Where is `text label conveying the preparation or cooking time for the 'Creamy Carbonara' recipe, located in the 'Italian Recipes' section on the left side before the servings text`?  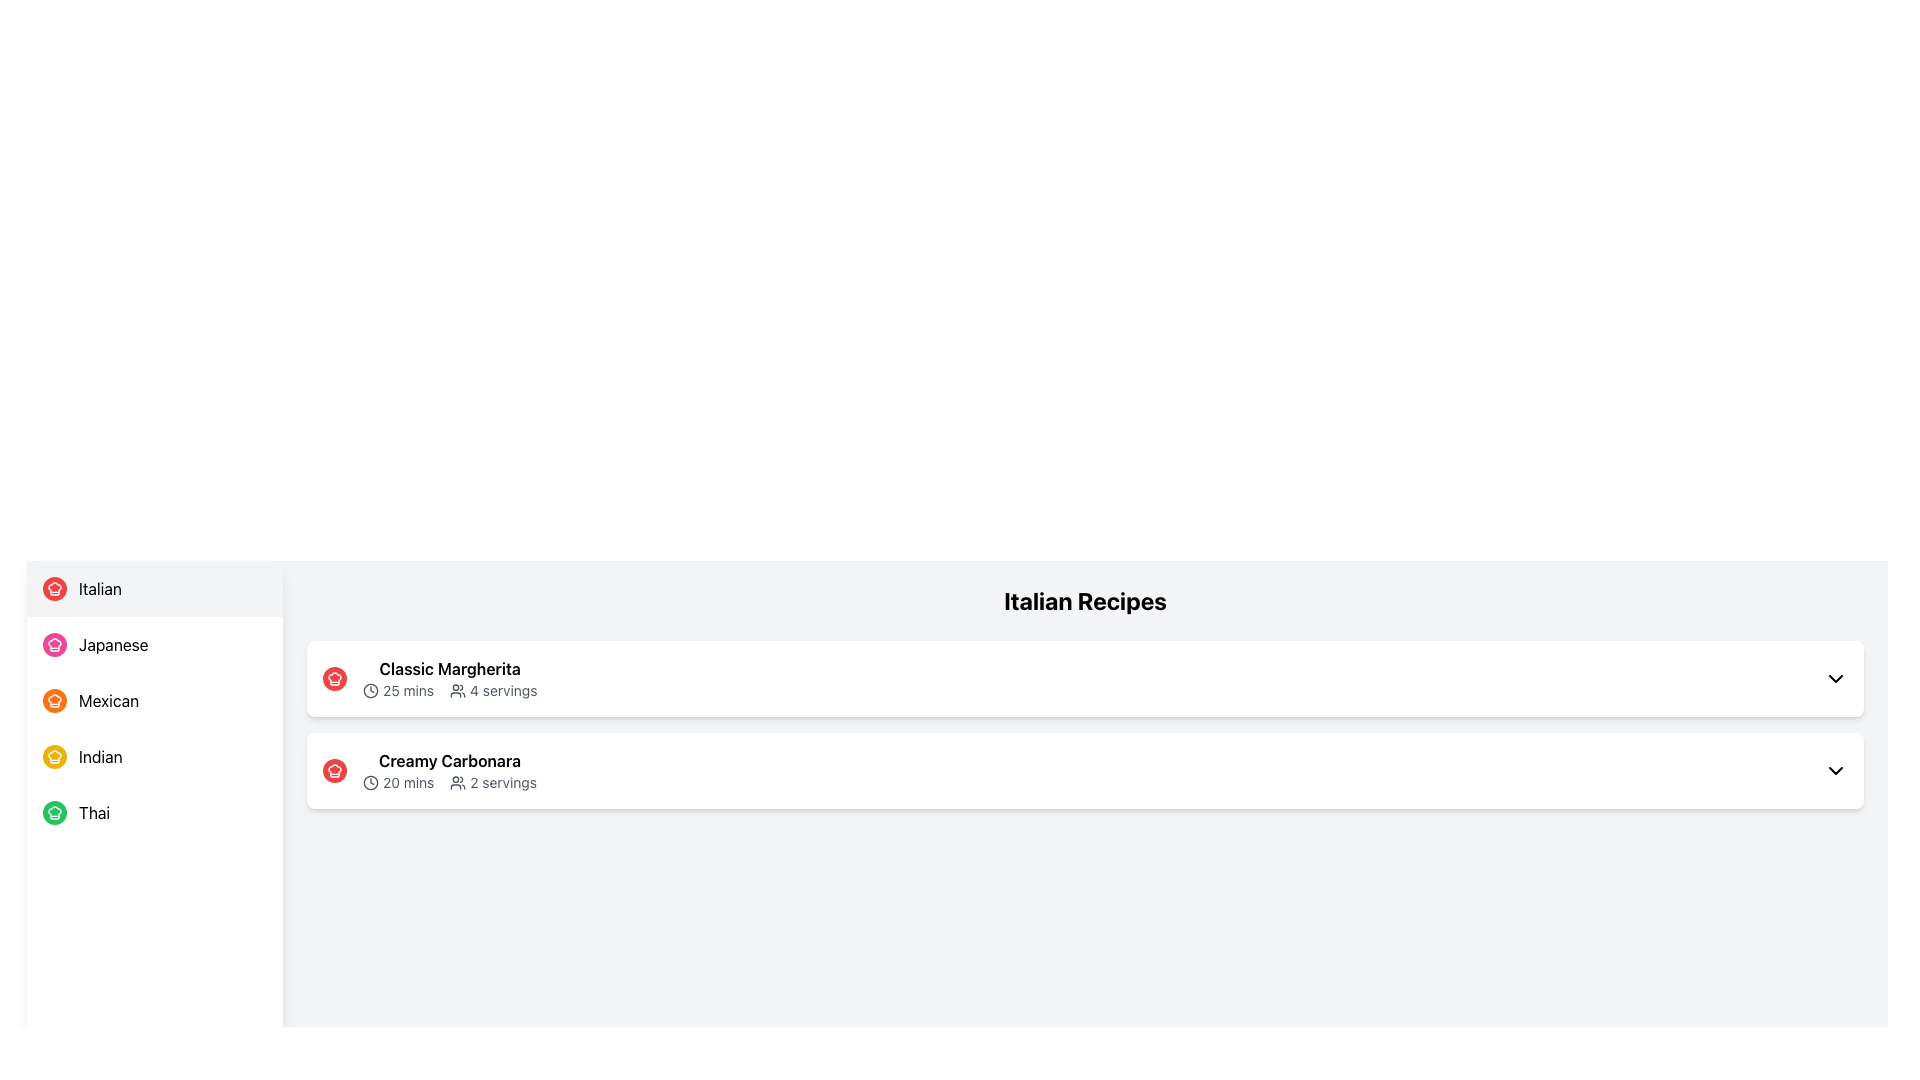
text label conveying the preparation or cooking time for the 'Creamy Carbonara' recipe, located in the 'Italian Recipes' section on the left side before the servings text is located at coordinates (398, 782).